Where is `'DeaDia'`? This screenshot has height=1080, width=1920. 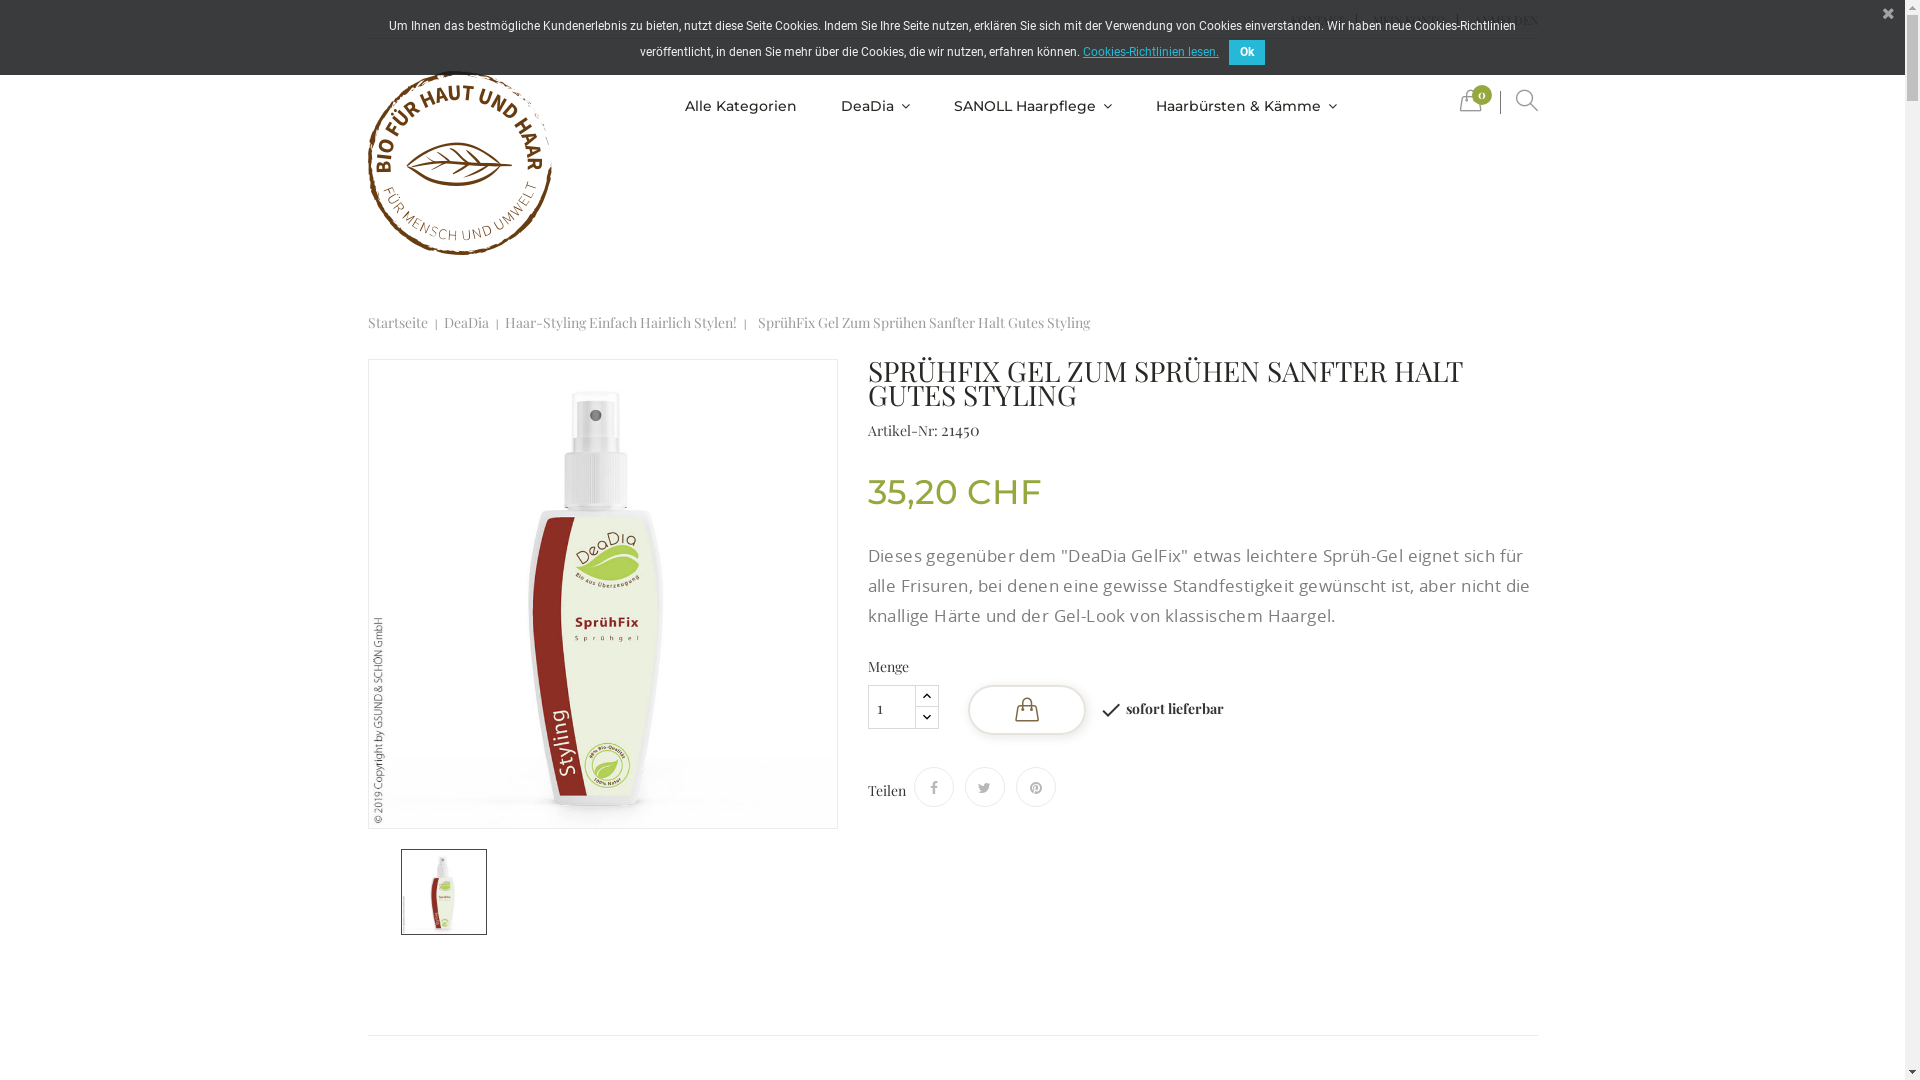
'DeaDia' is located at coordinates (465, 322).